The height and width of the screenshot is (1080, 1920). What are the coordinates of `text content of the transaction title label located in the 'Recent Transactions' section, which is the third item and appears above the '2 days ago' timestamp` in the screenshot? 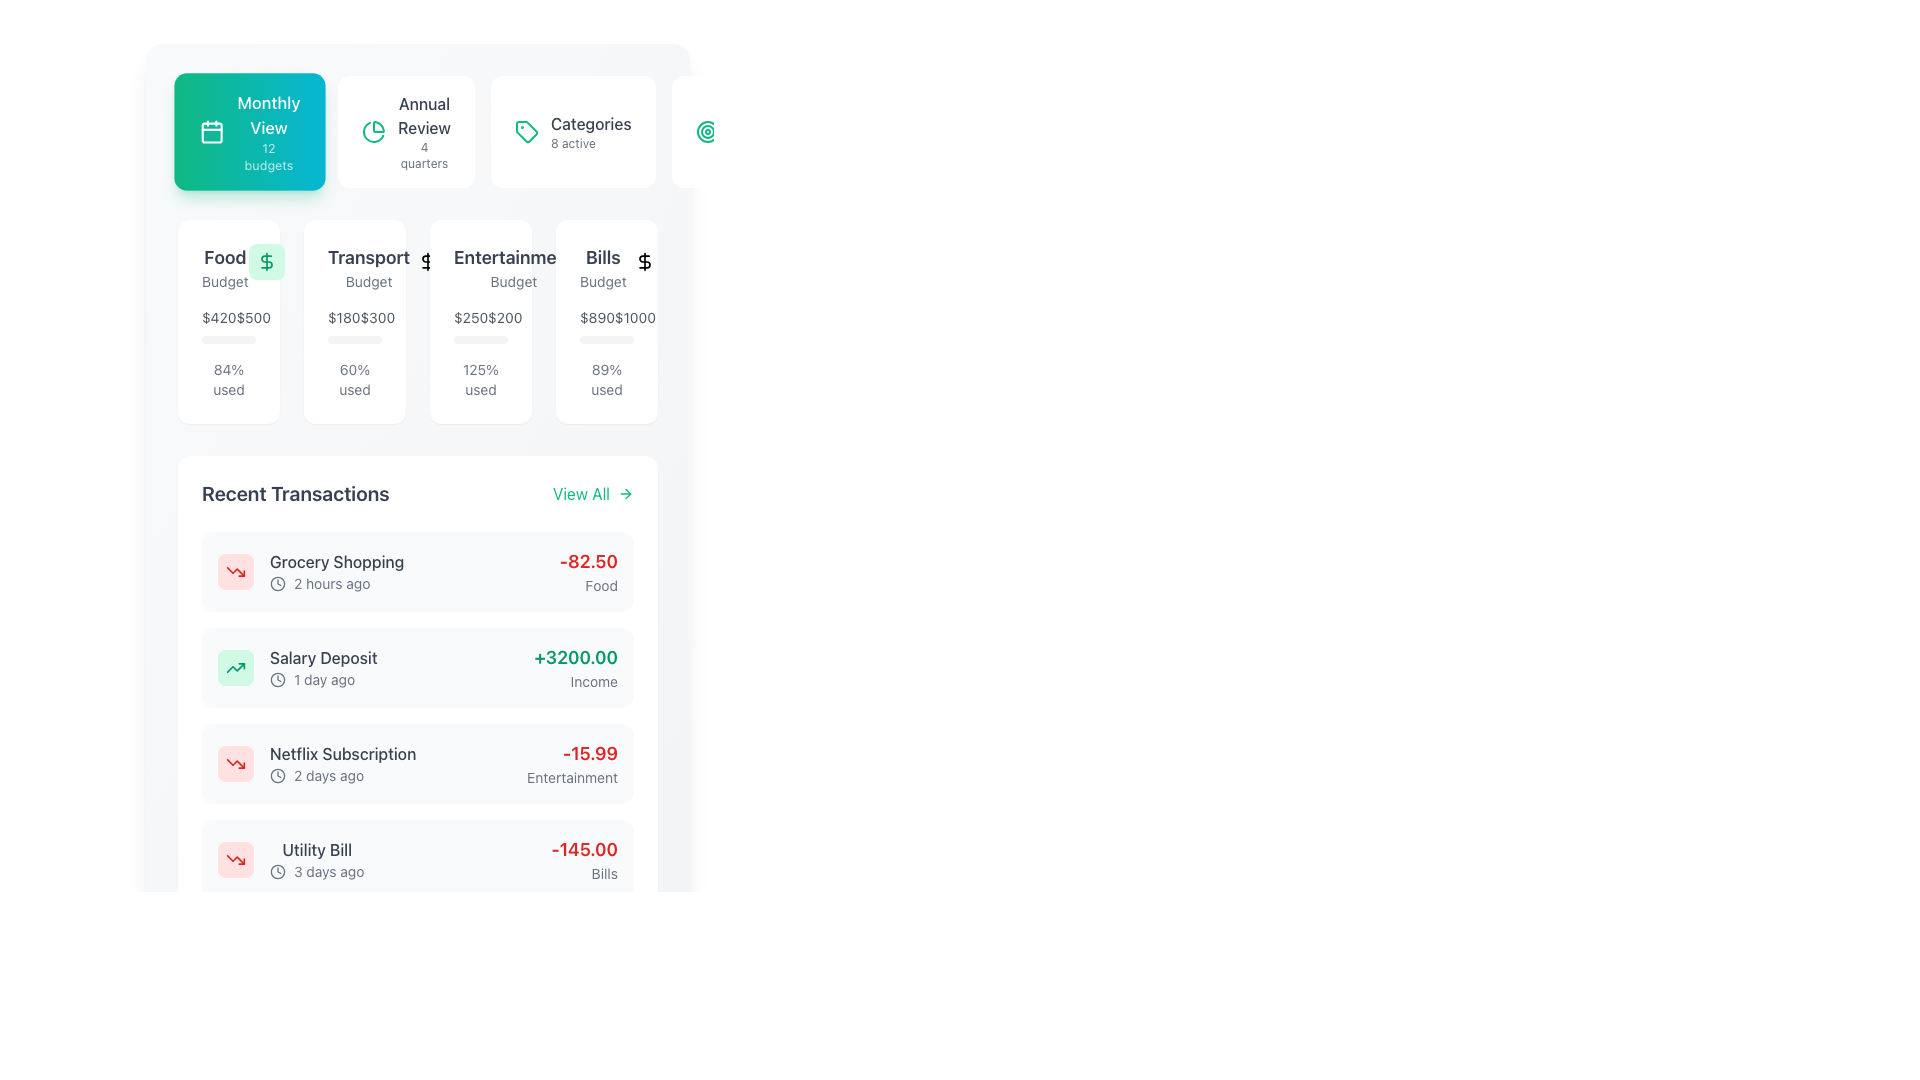 It's located at (343, 753).